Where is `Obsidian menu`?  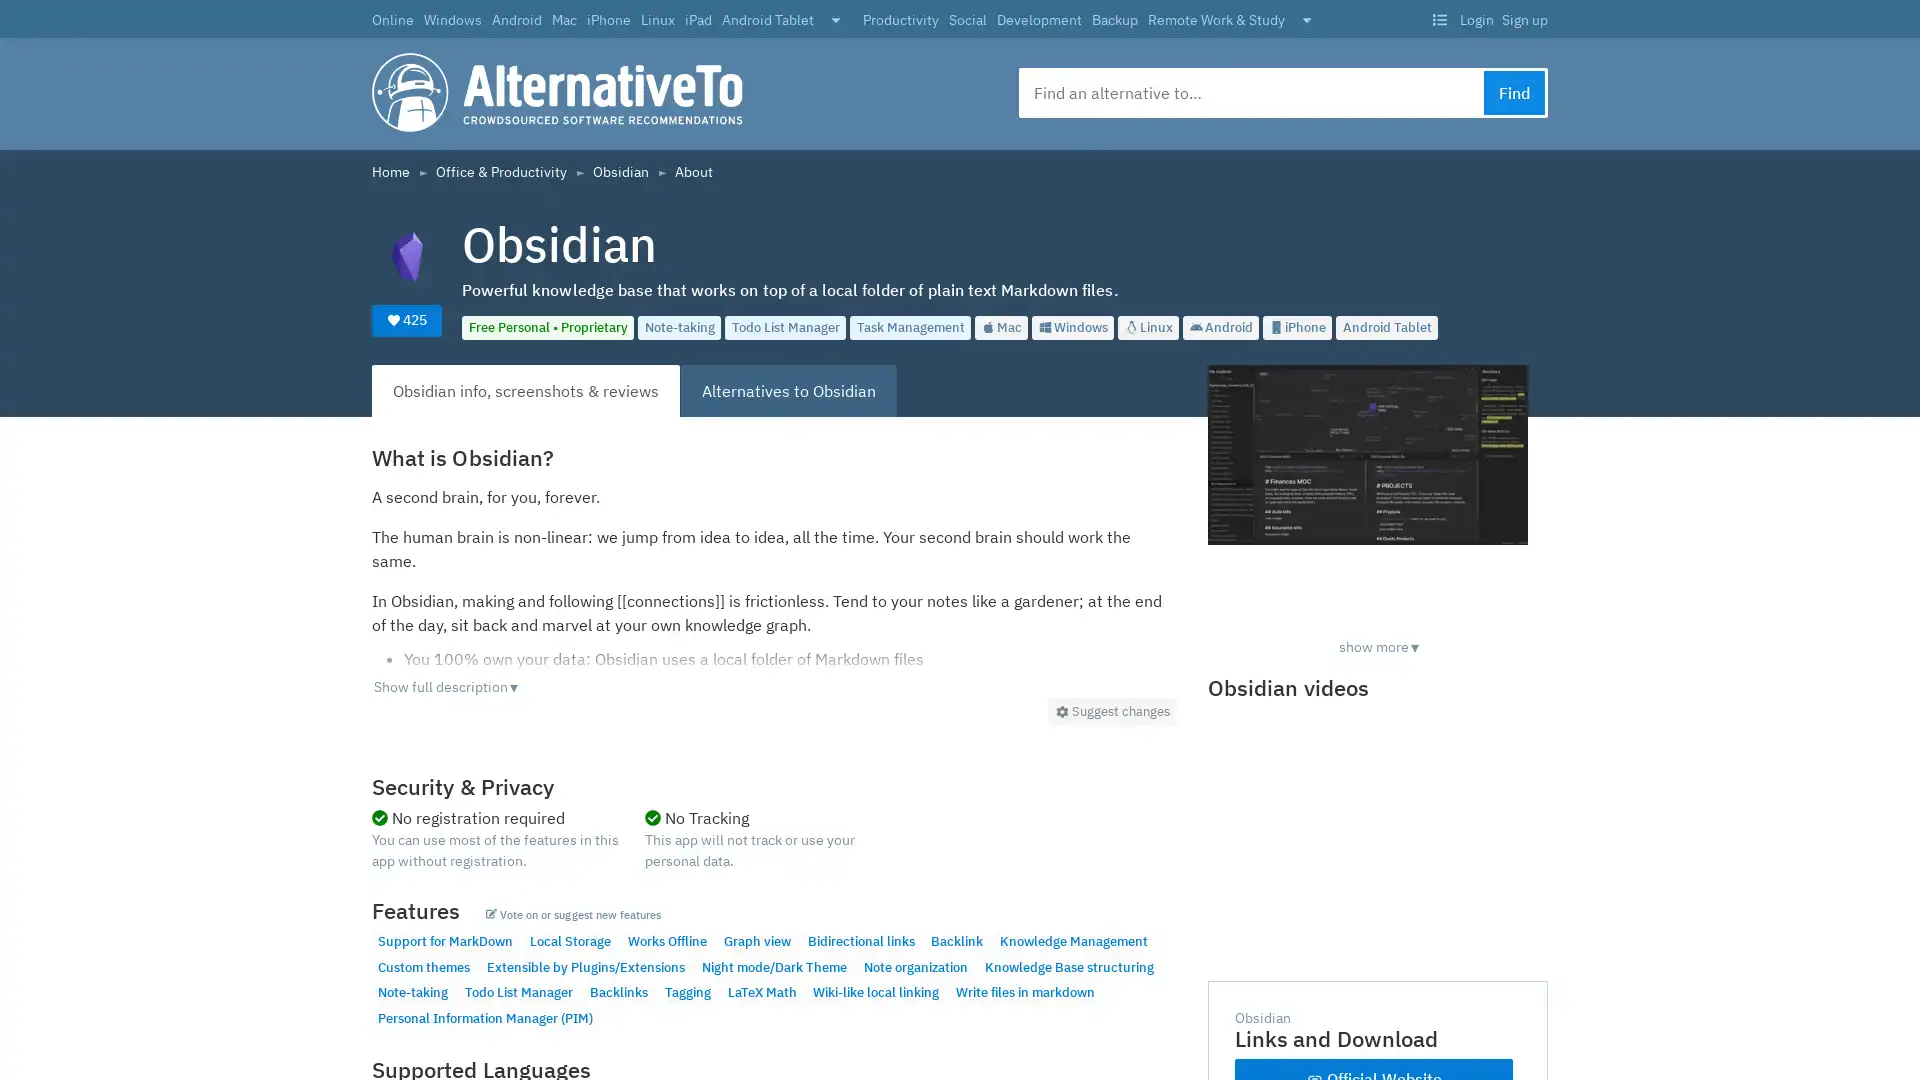
Obsidian menu is located at coordinates (1111, 710).